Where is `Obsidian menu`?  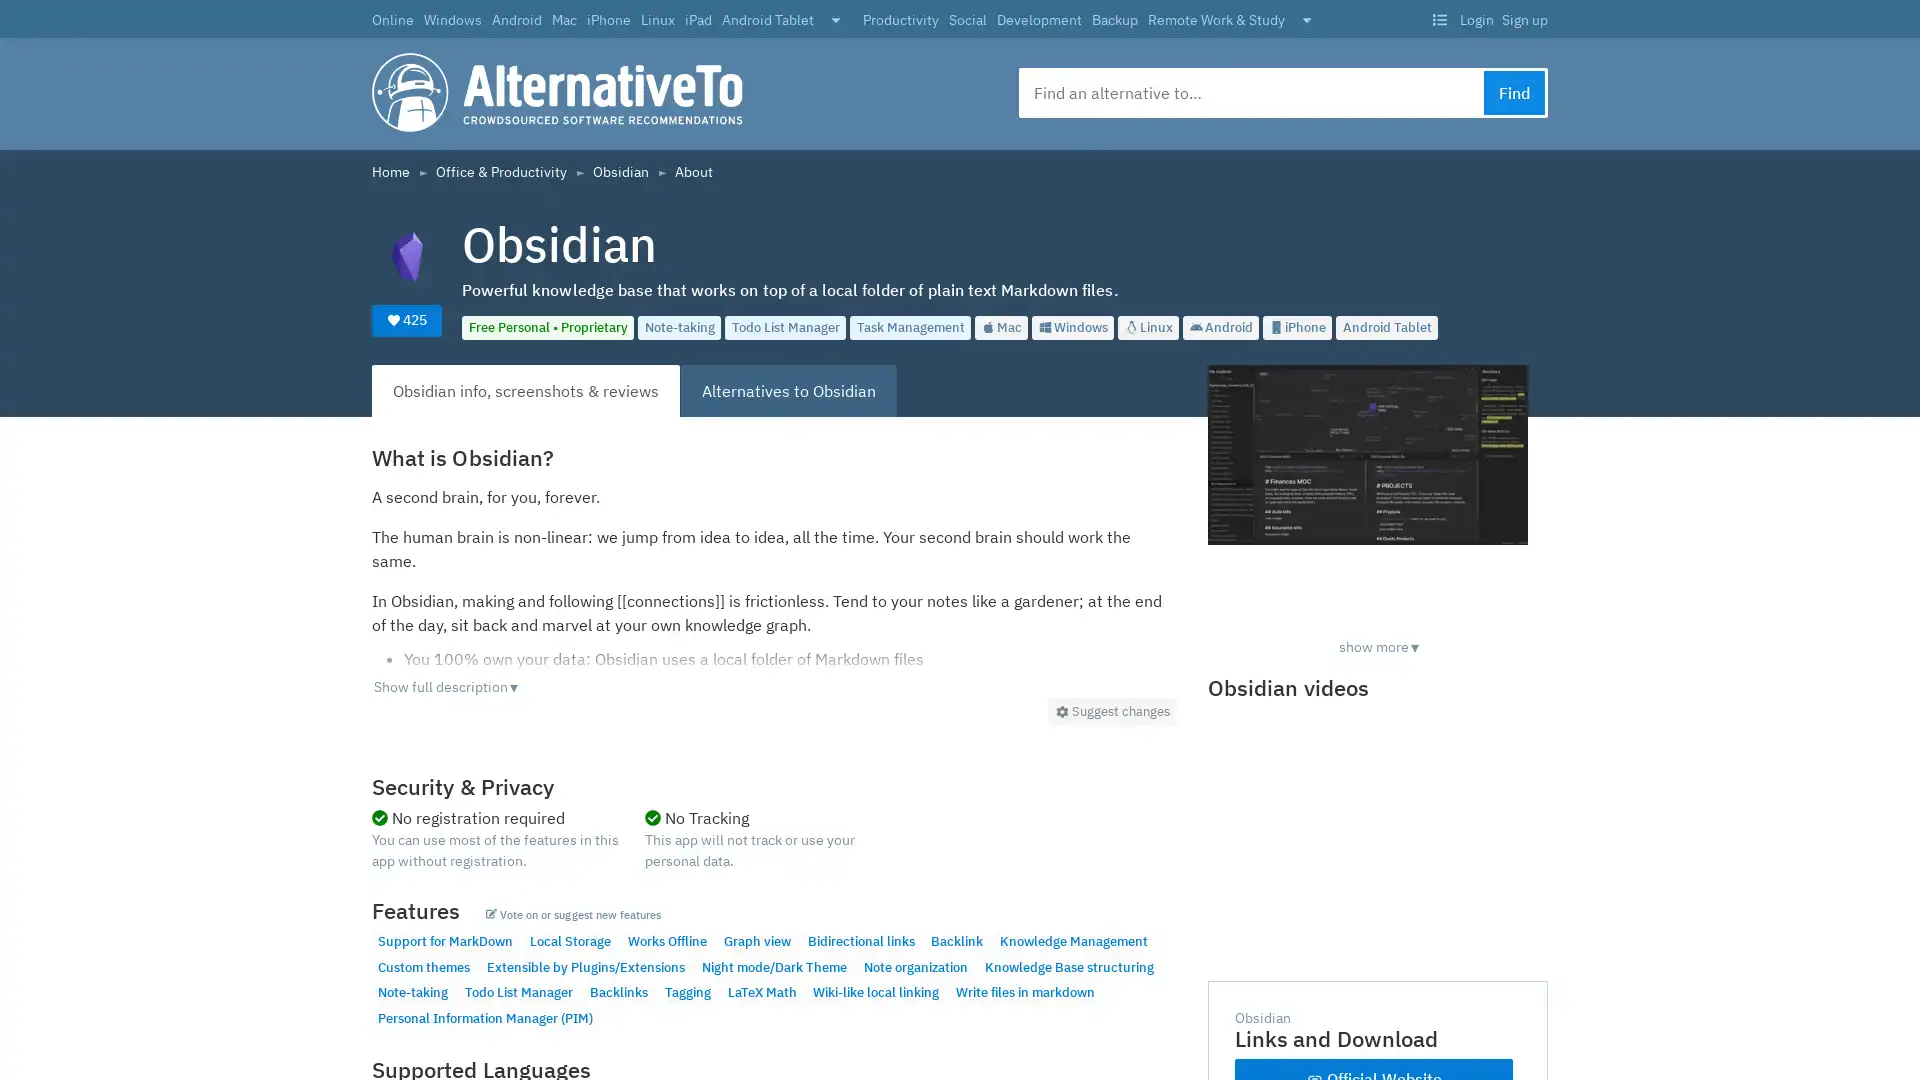
Obsidian menu is located at coordinates (1111, 710).